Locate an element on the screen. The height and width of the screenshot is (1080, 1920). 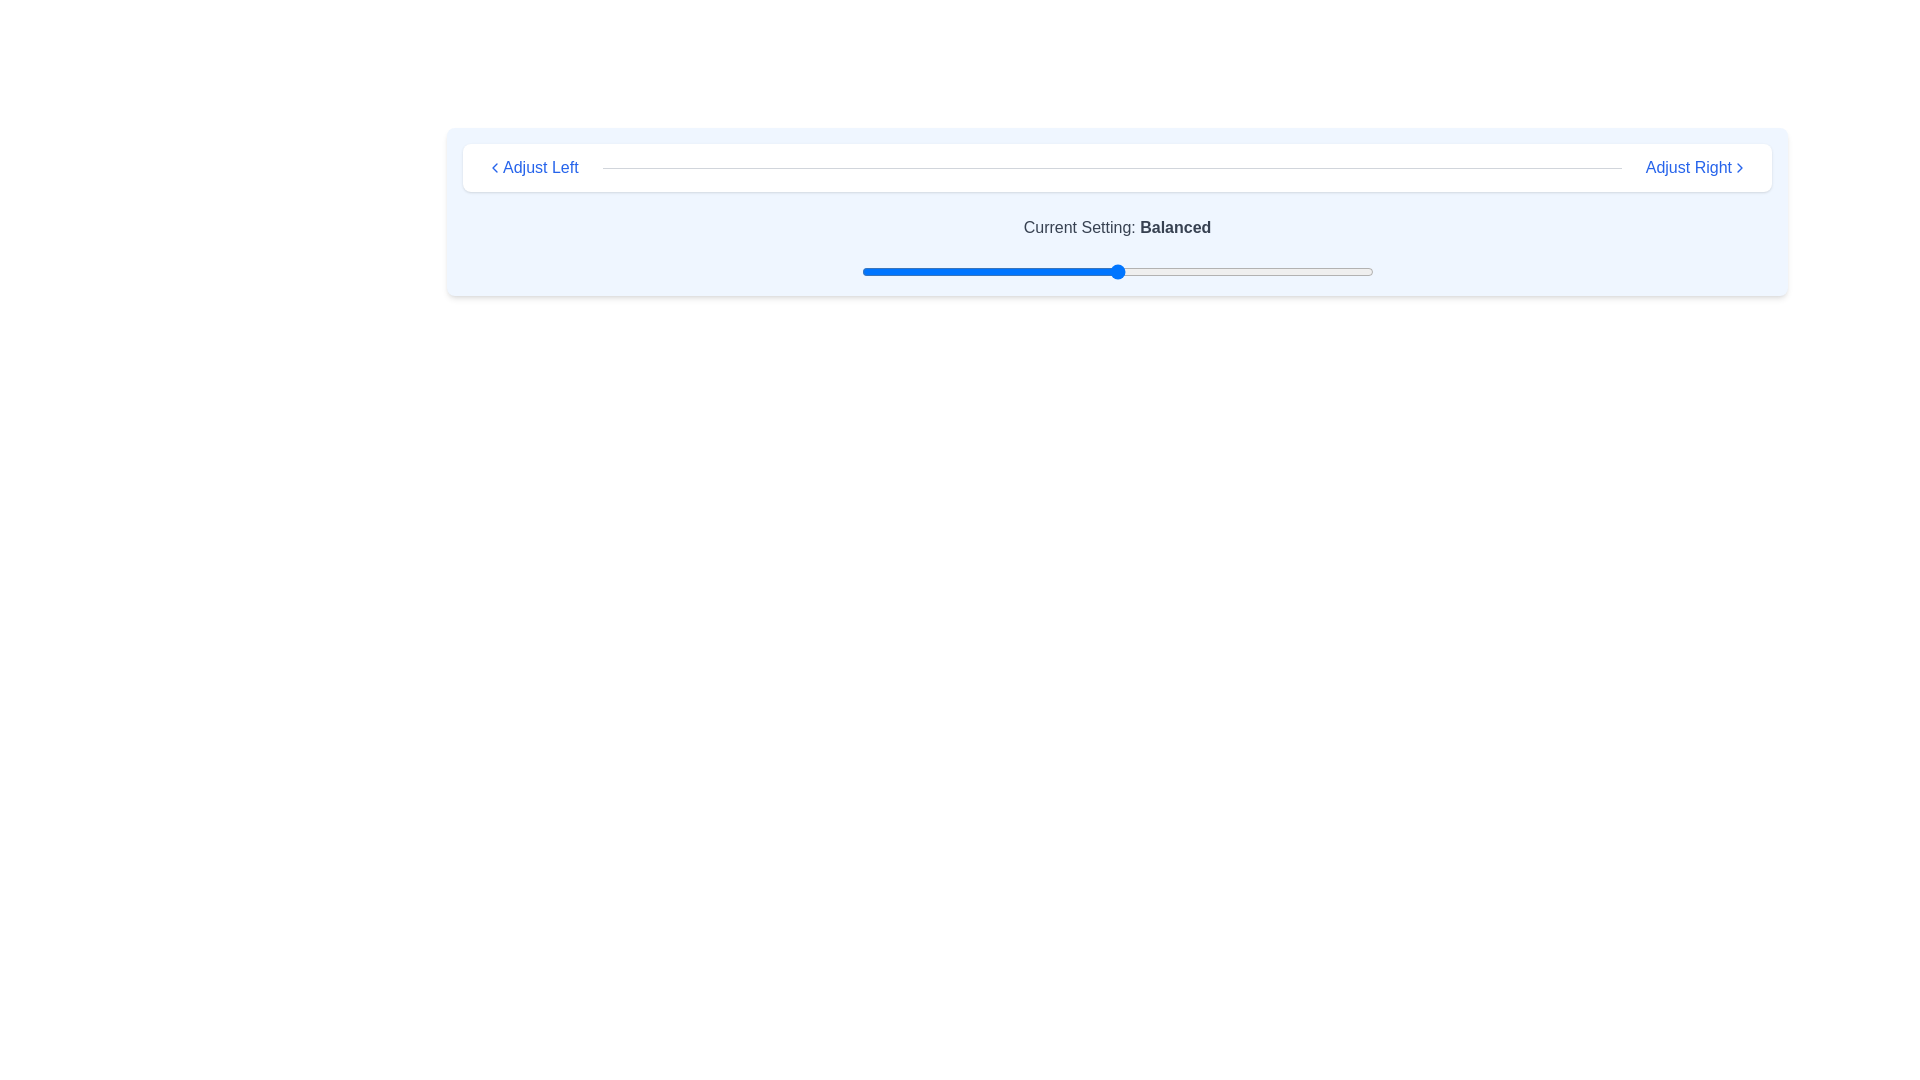
slider is located at coordinates (916, 272).